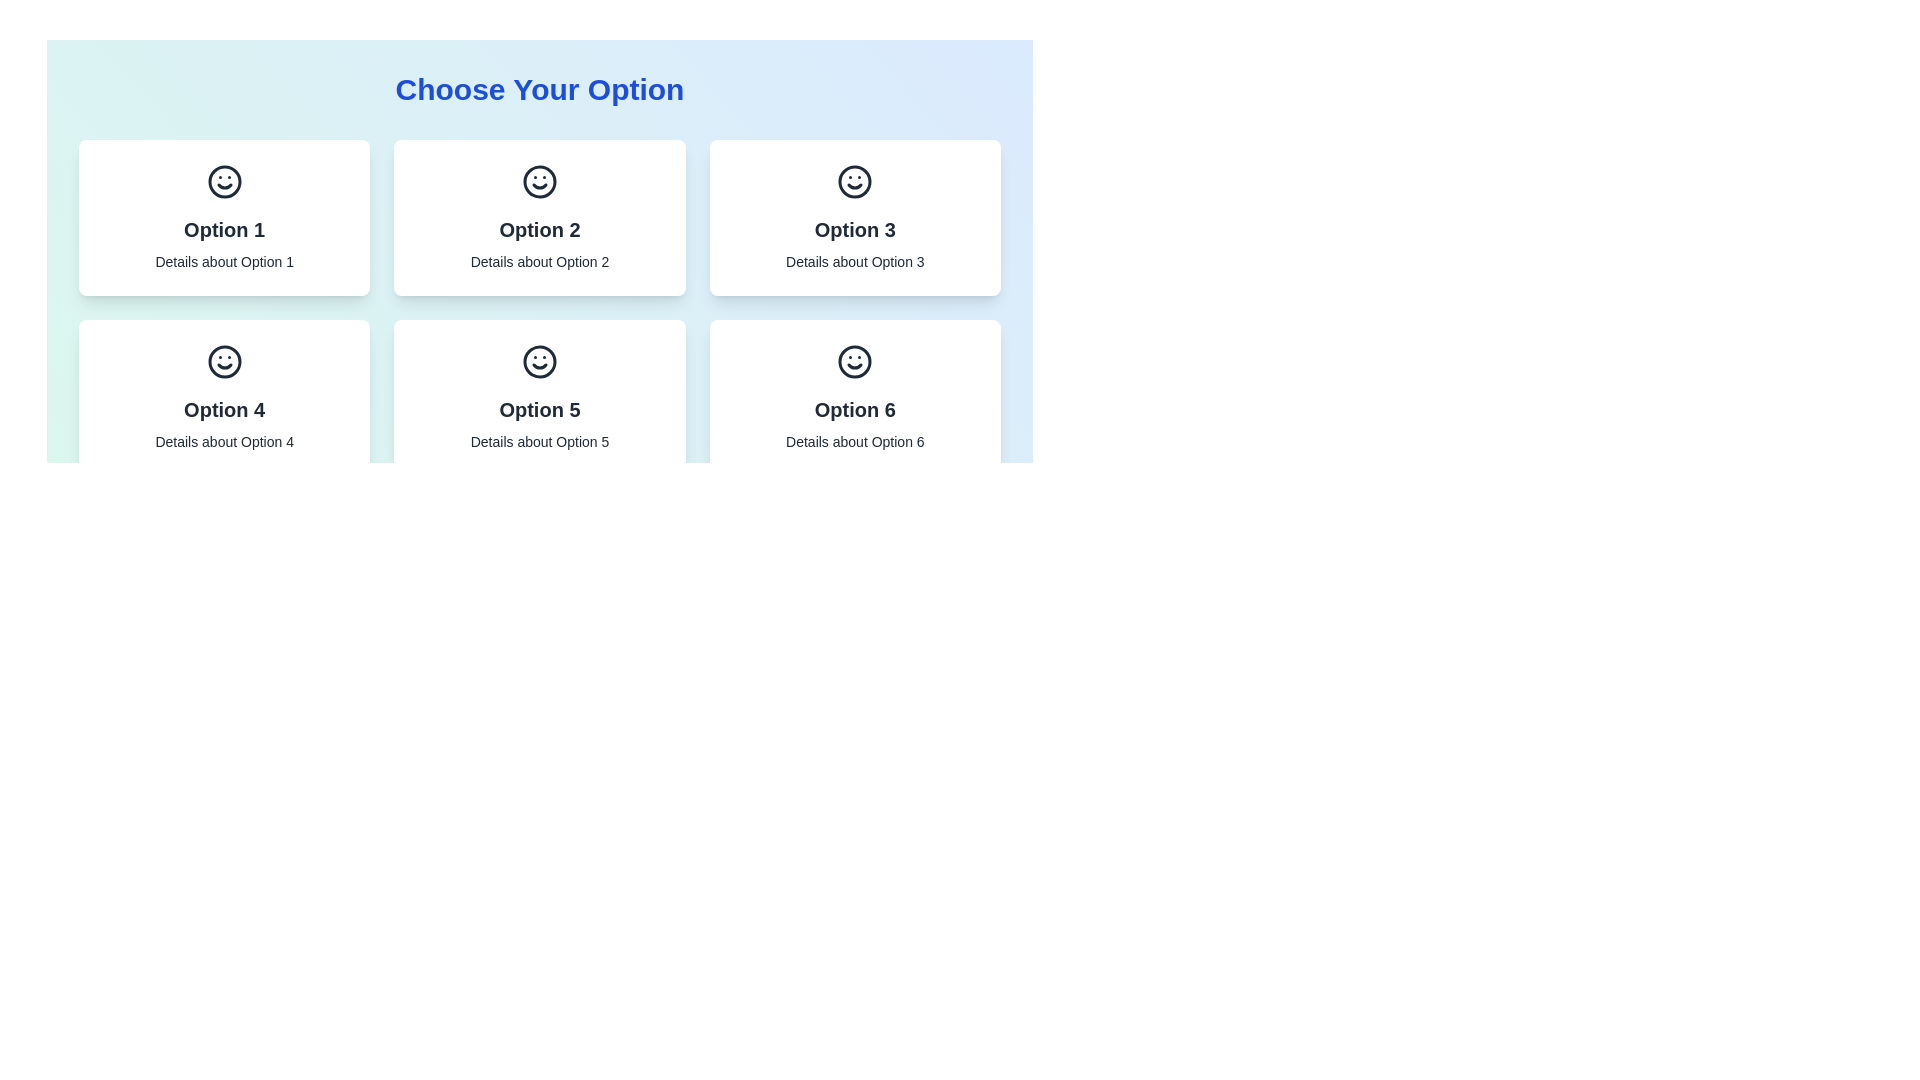 Image resolution: width=1920 pixels, height=1080 pixels. I want to click on the decorative circle element within the second card of the top row in the SVG graphic, which is outlined in black and has no fill, so click(539, 181).